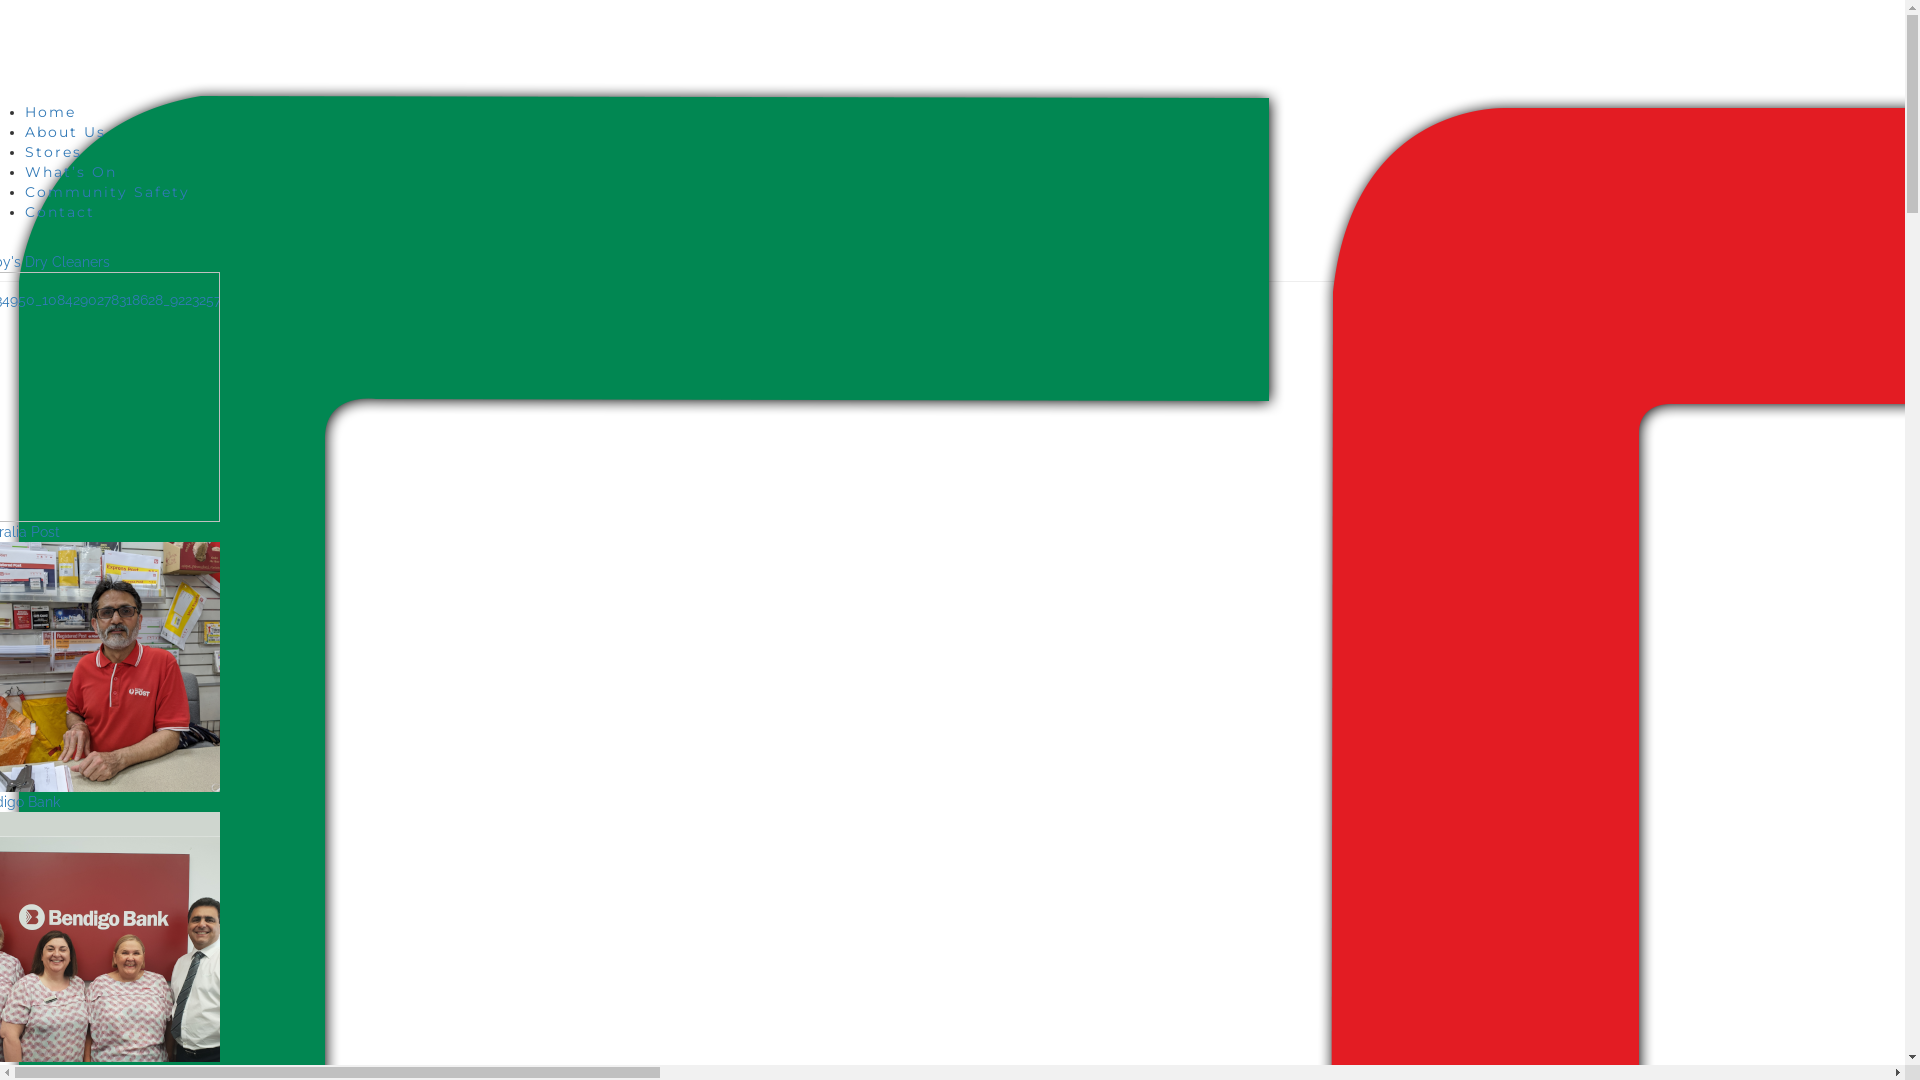  Describe the element at coordinates (50, 111) in the screenshot. I see `'Home'` at that location.